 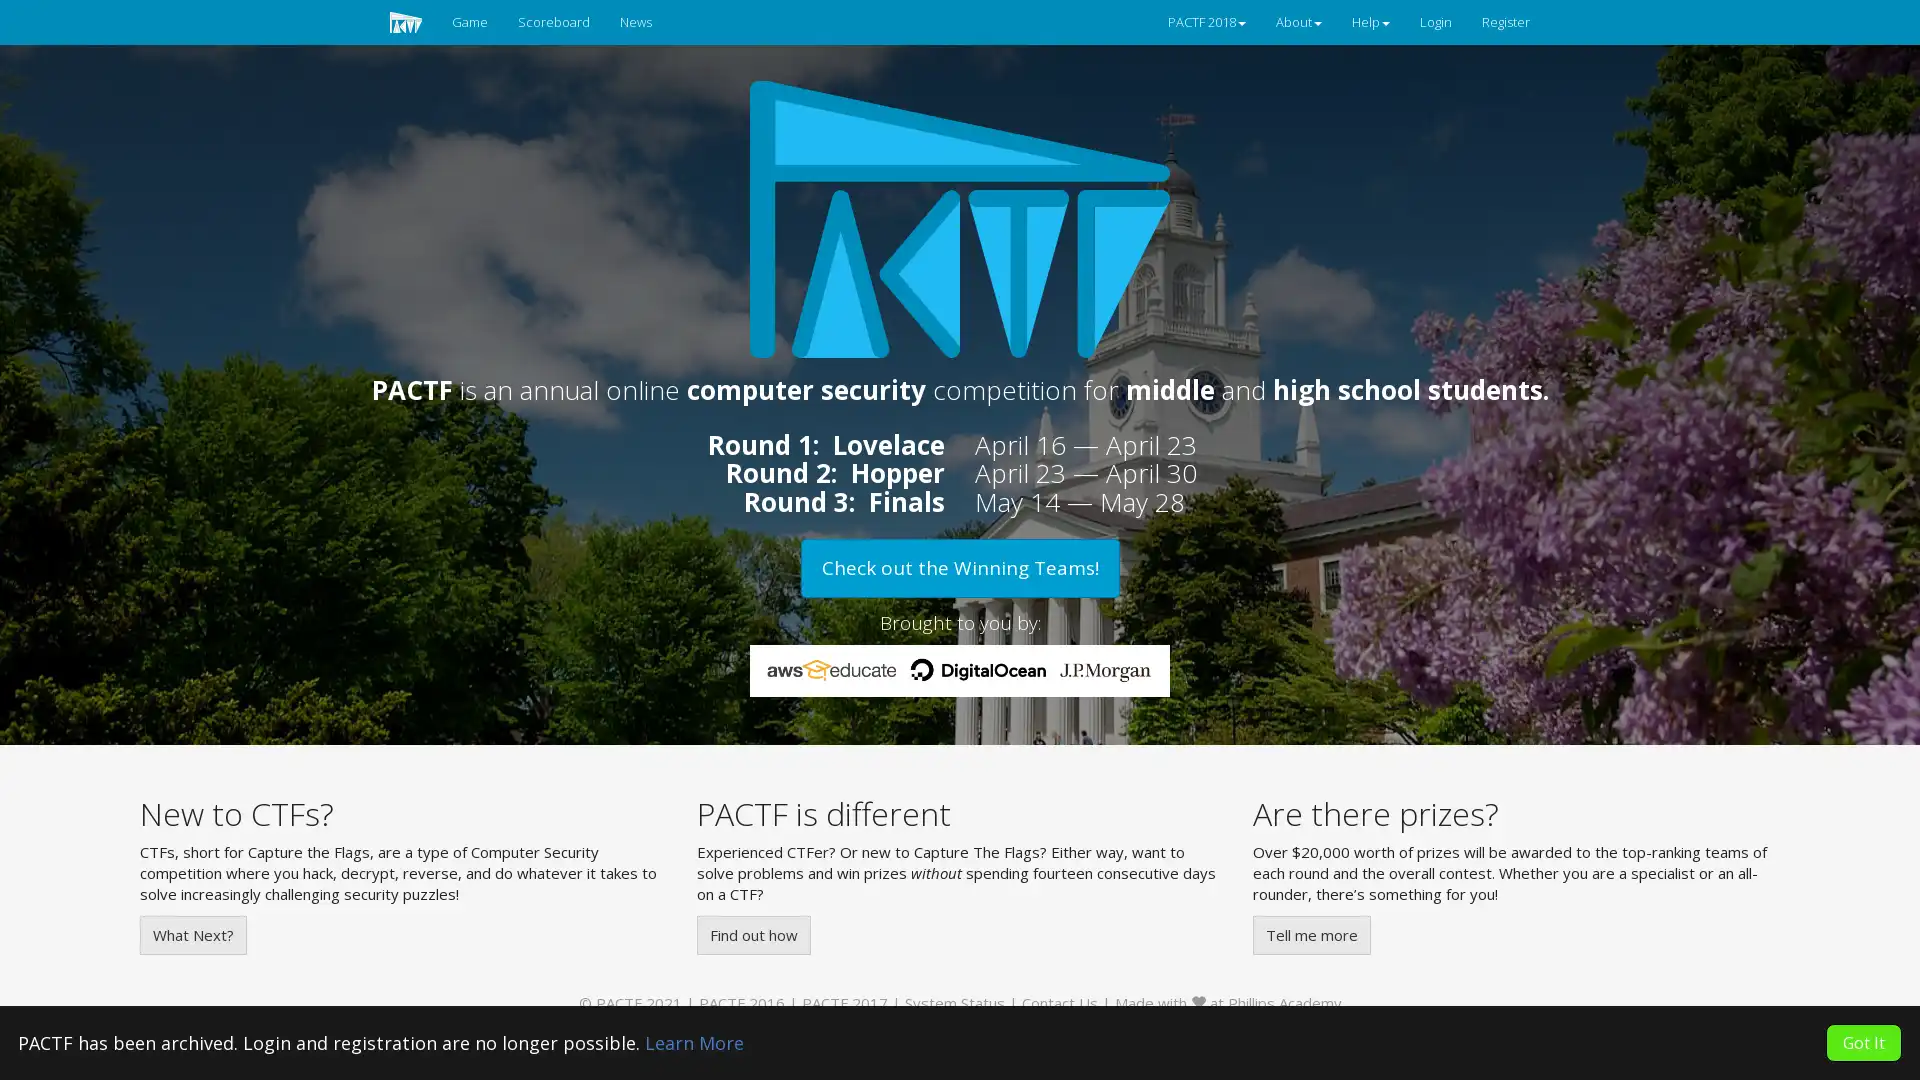 I want to click on Got It, so click(x=1862, y=1041).